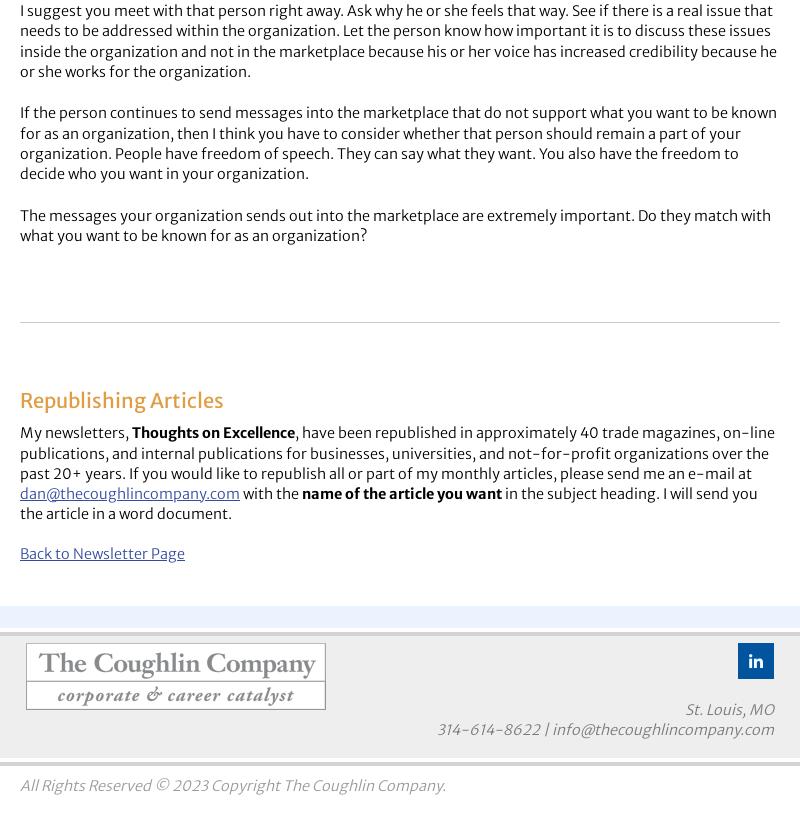 The width and height of the screenshot is (800, 826). Describe the element at coordinates (538, 729) in the screenshot. I see `'|'` at that location.